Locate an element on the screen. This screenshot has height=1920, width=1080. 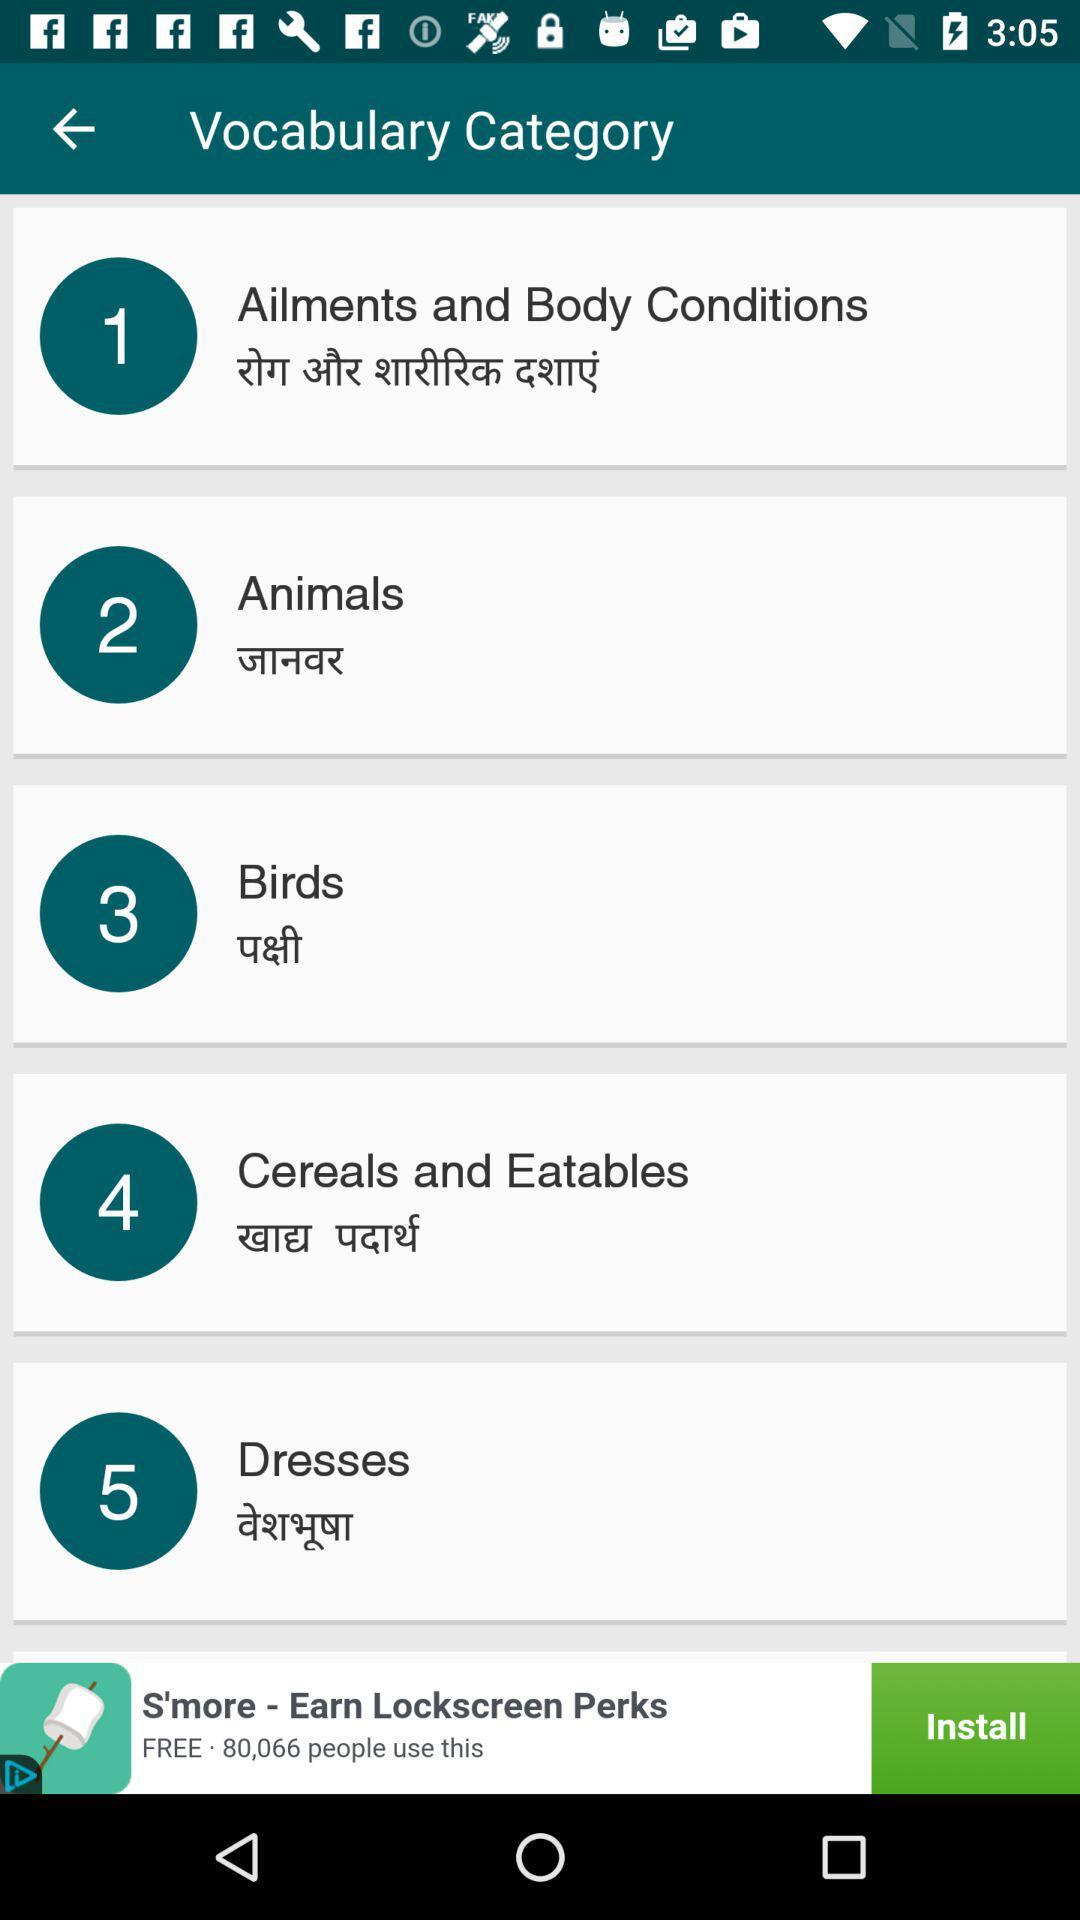
item to the right of 1 item is located at coordinates (417, 370).